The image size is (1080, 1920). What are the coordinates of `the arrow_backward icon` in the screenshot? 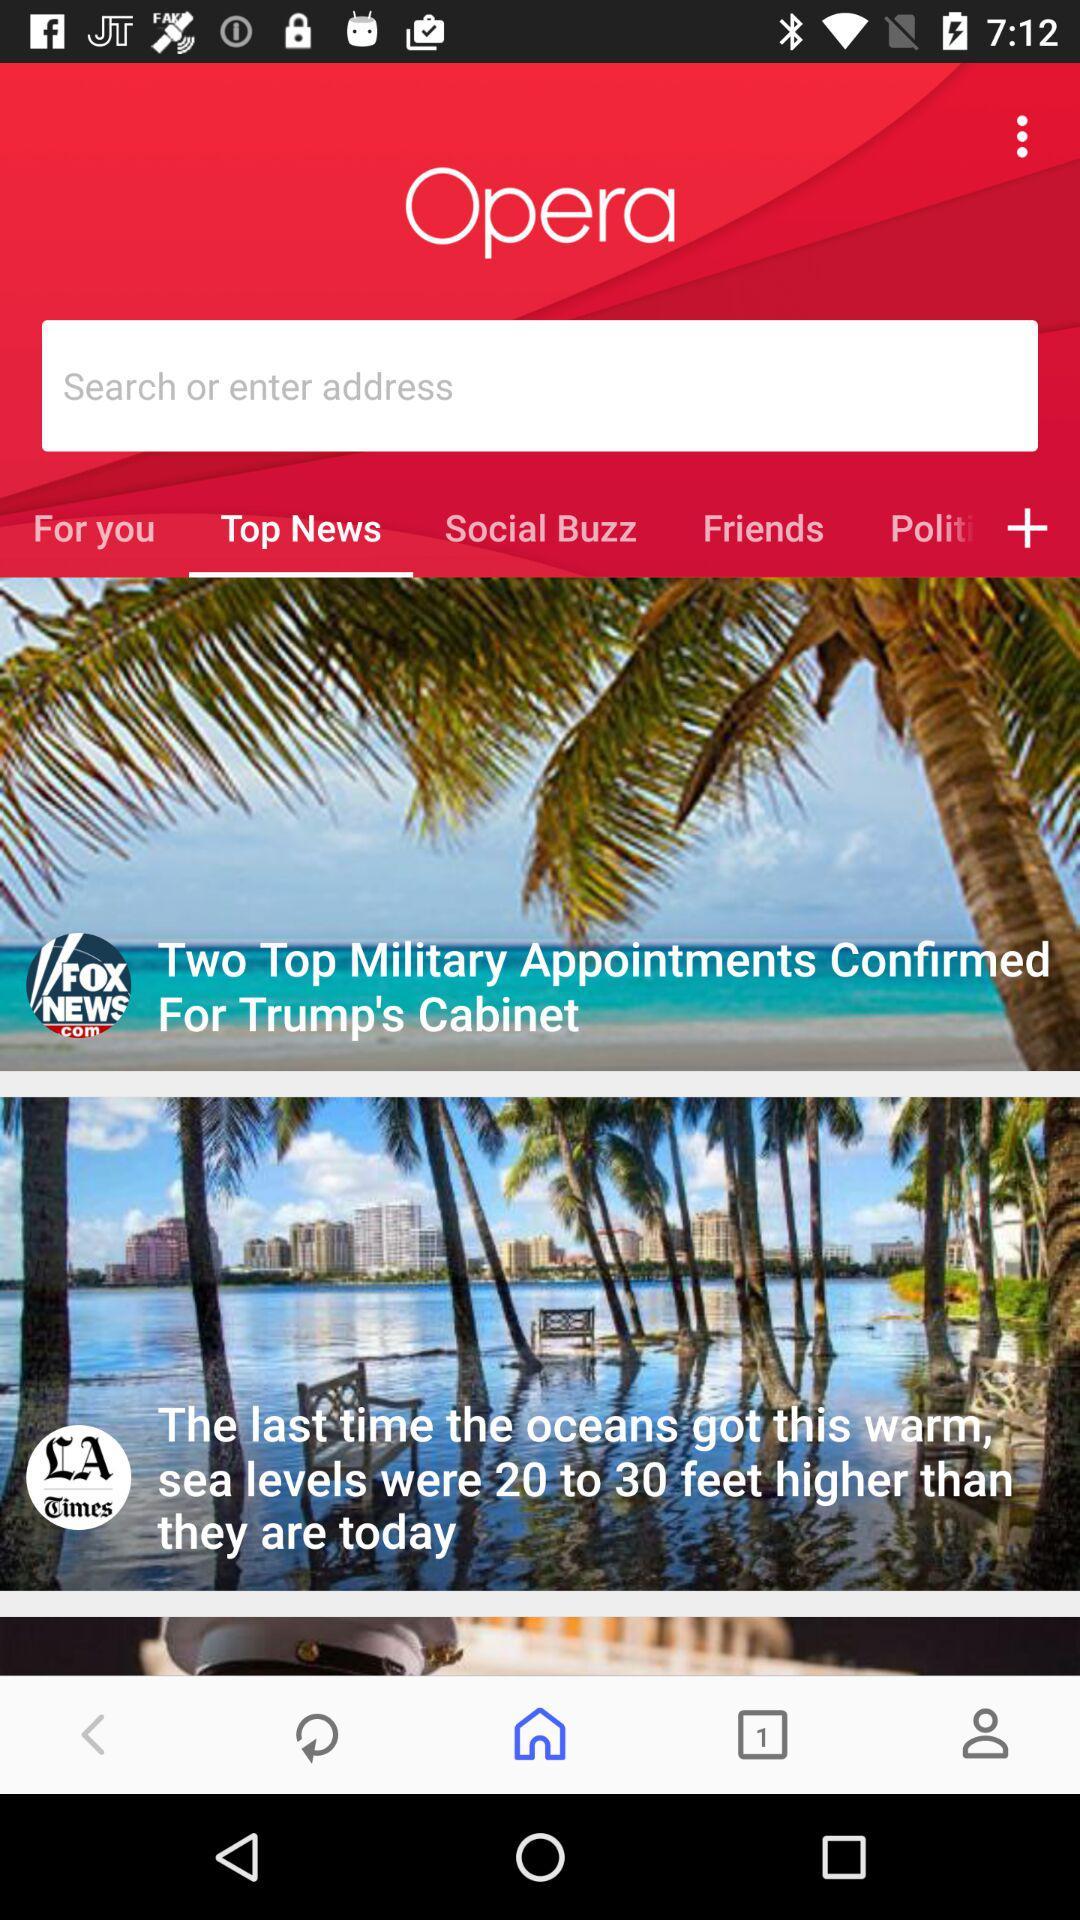 It's located at (94, 1733).